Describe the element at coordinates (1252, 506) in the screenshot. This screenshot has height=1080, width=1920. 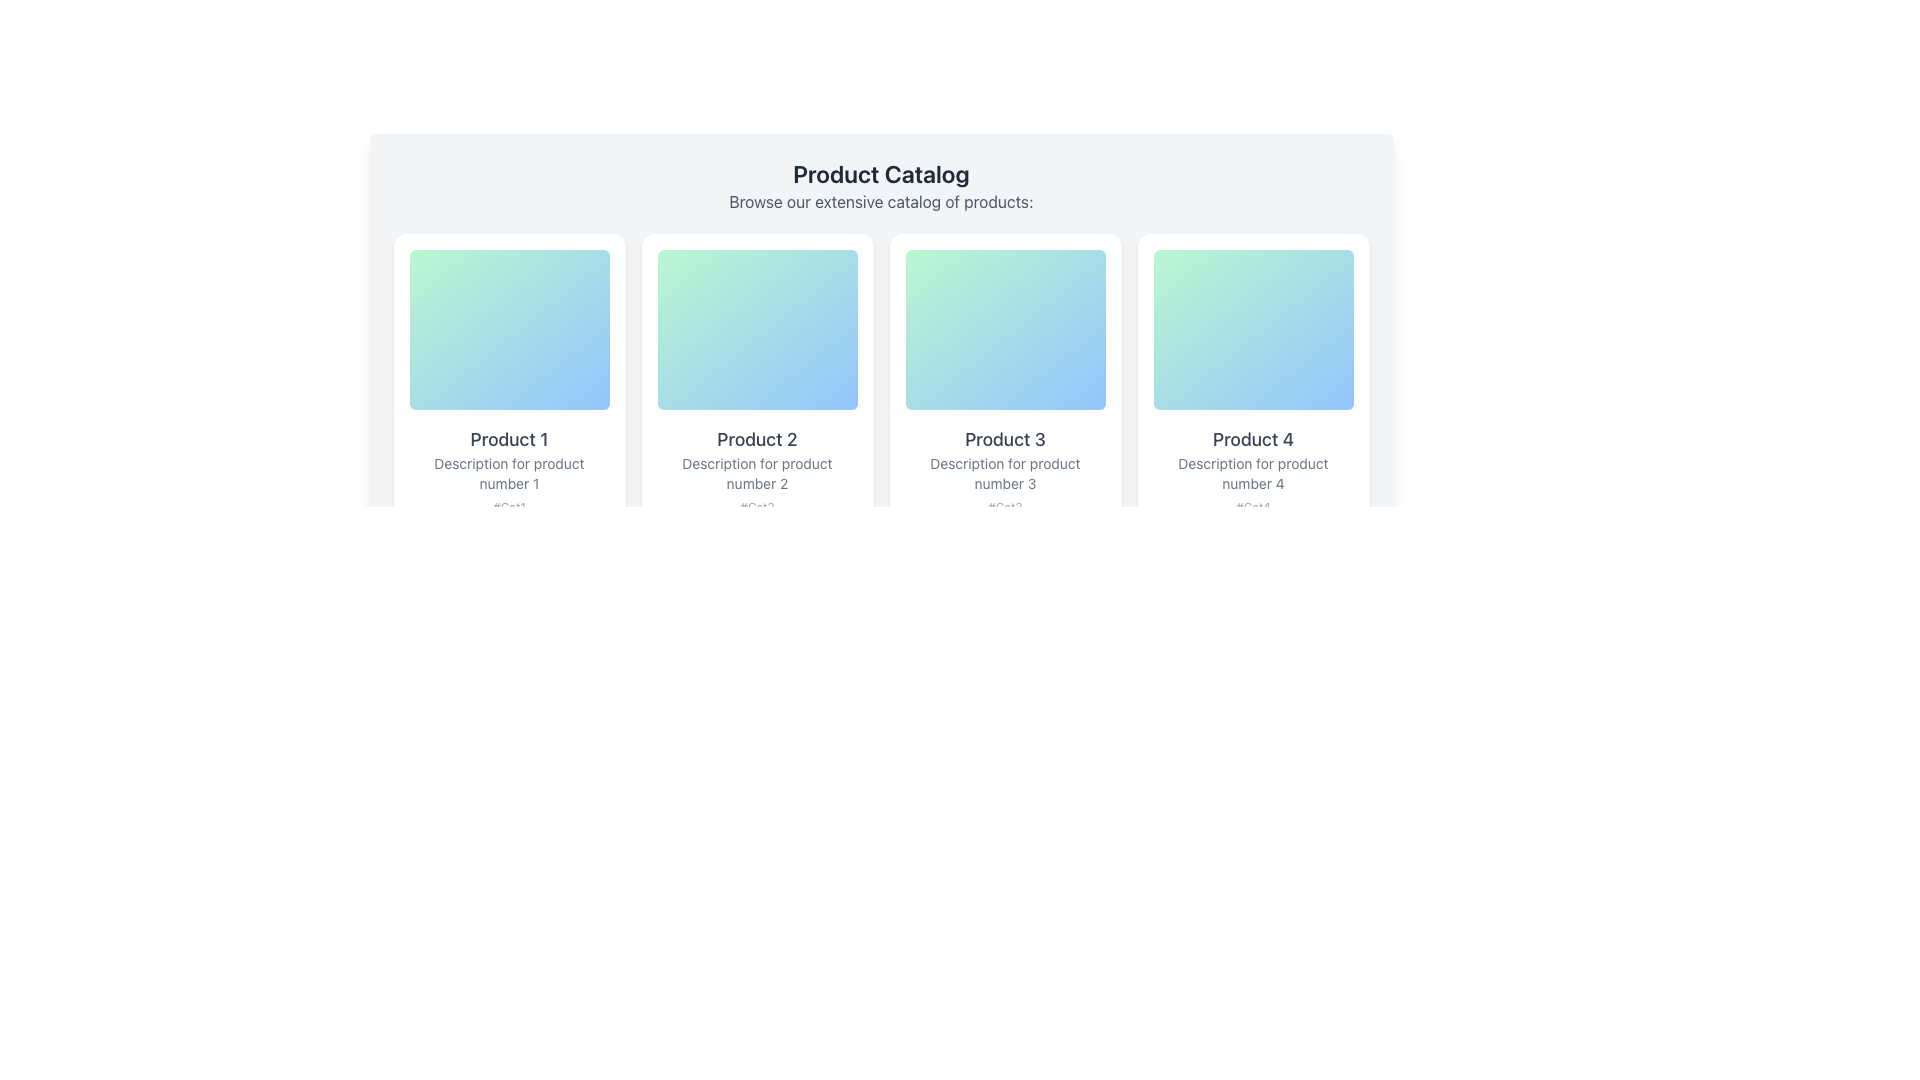
I see `the static text label located in the fourth product card, which provides category or tag information for the product` at that location.